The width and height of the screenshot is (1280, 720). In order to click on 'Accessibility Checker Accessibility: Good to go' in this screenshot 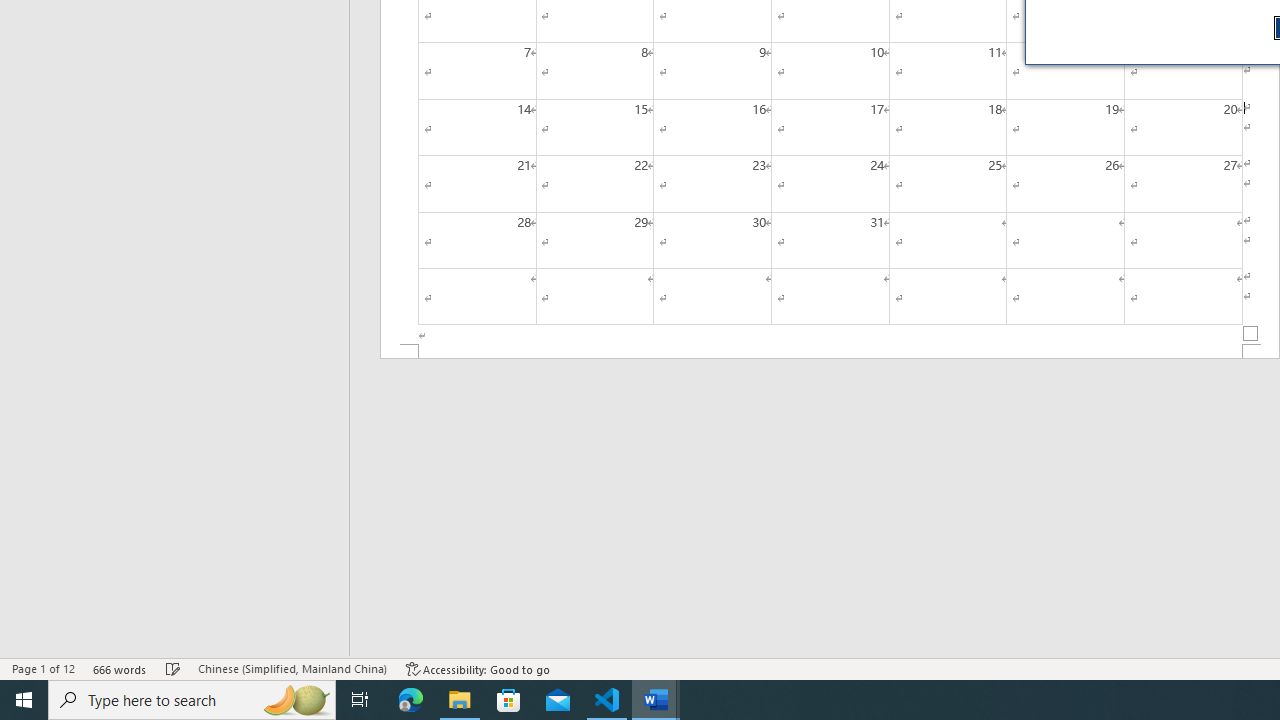, I will do `click(477, 669)`.